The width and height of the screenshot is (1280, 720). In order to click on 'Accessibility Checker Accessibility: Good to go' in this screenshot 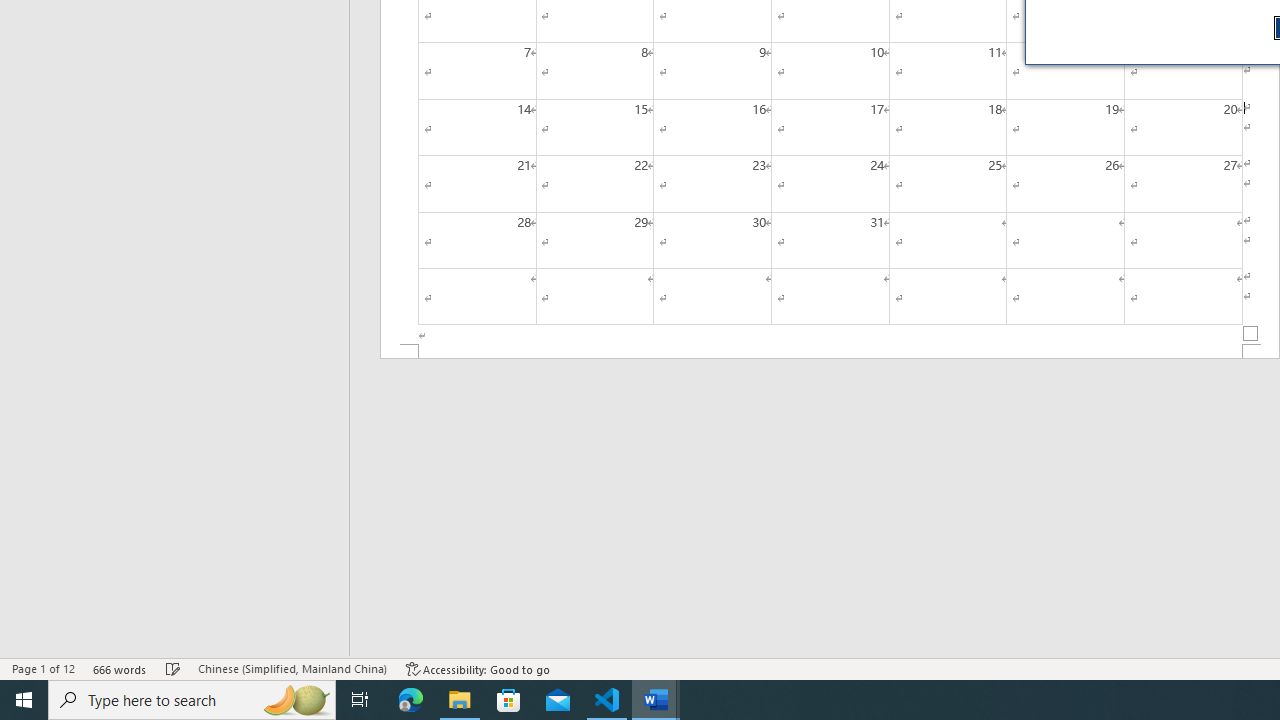, I will do `click(477, 669)`.